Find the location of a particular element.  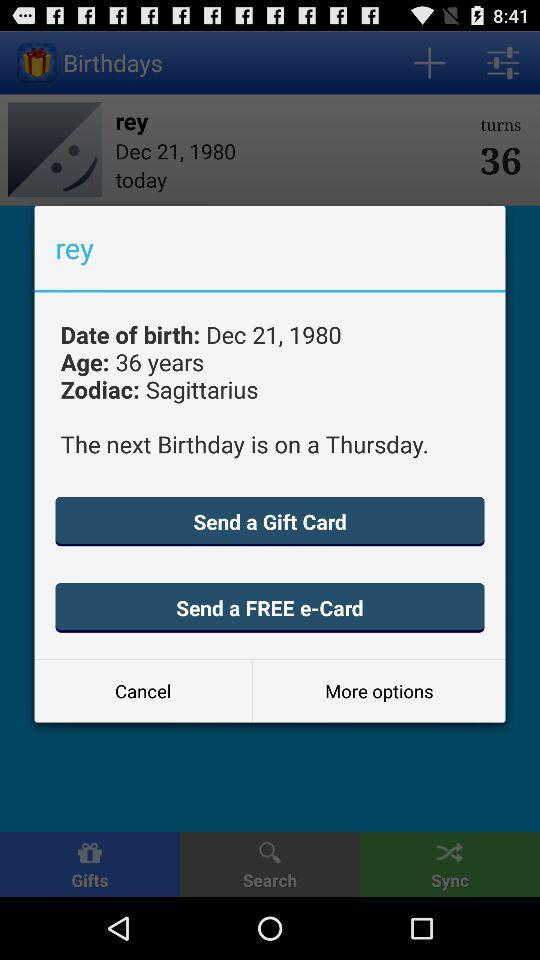

item at the bottom right corner is located at coordinates (379, 691).